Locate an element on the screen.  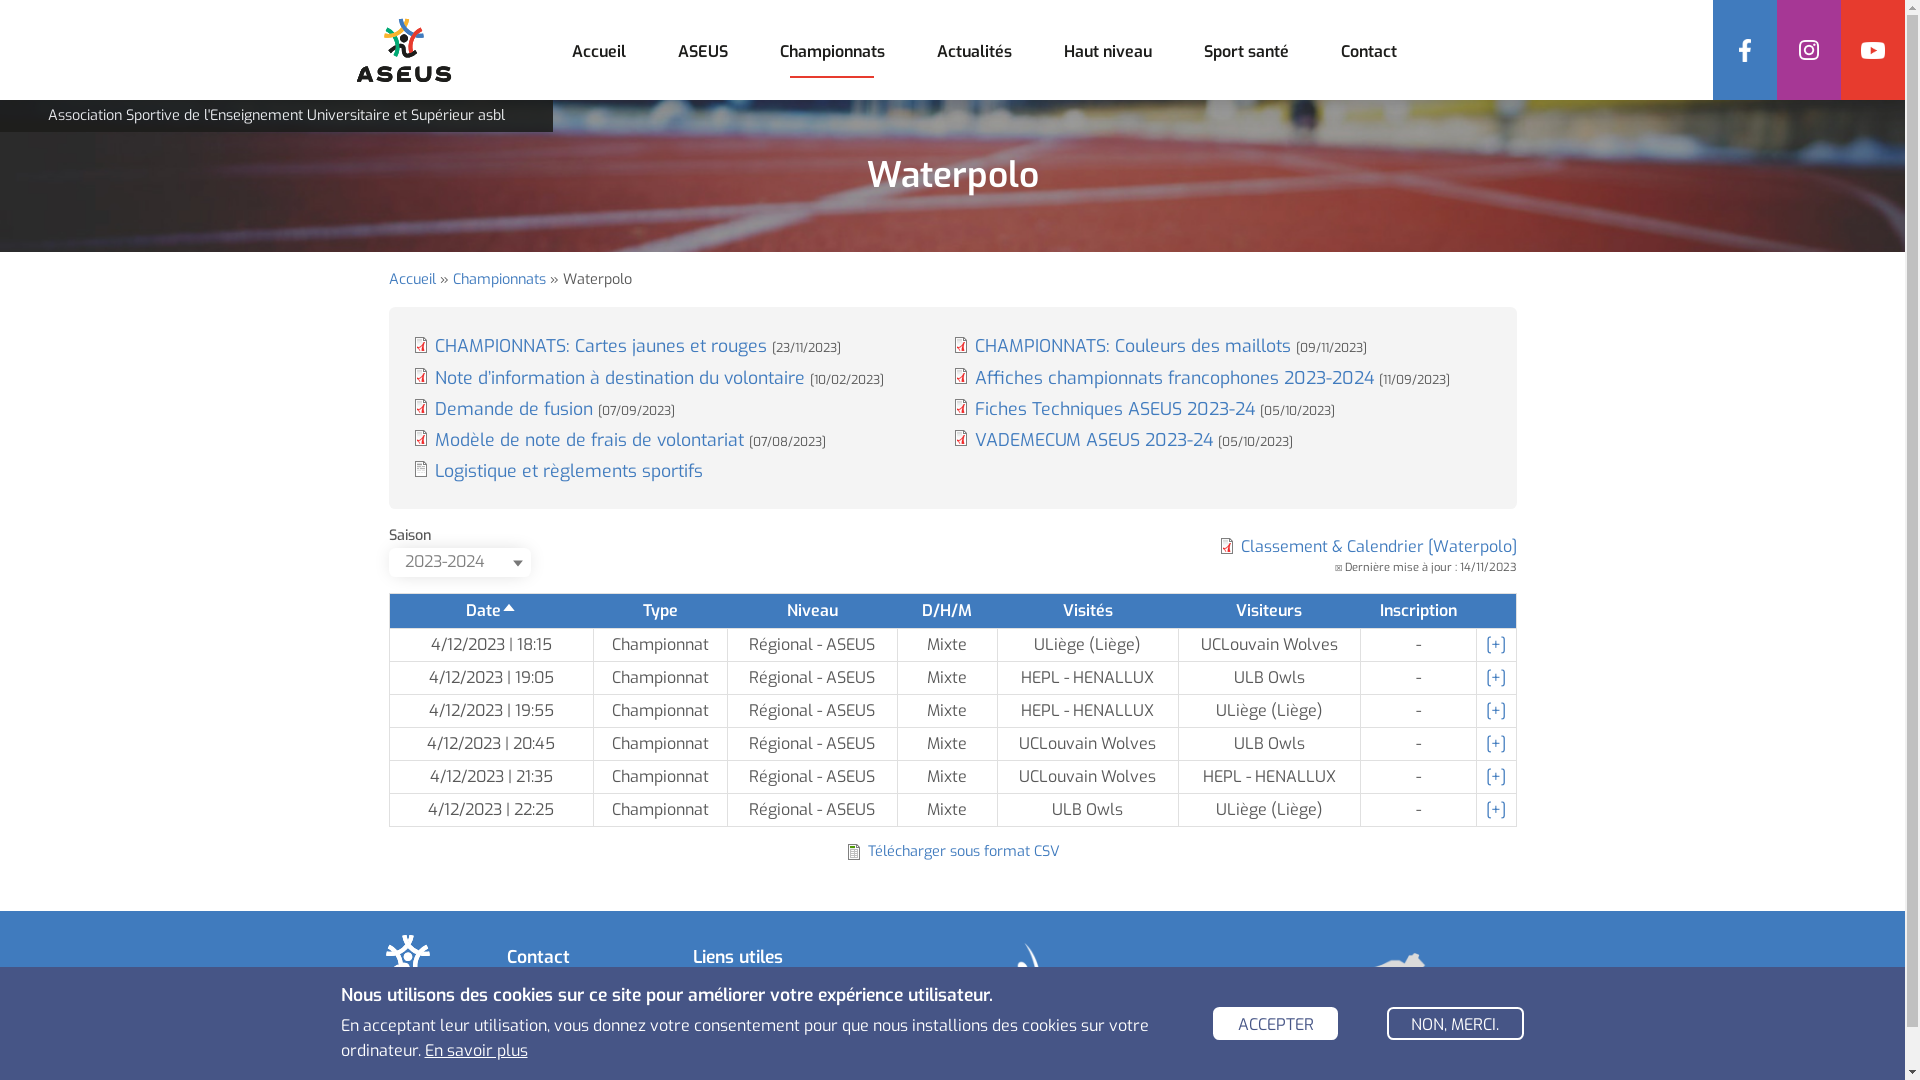
'Affiches championnats francophones 2023-2024 [11/09/2023]' is located at coordinates (1200, 377).